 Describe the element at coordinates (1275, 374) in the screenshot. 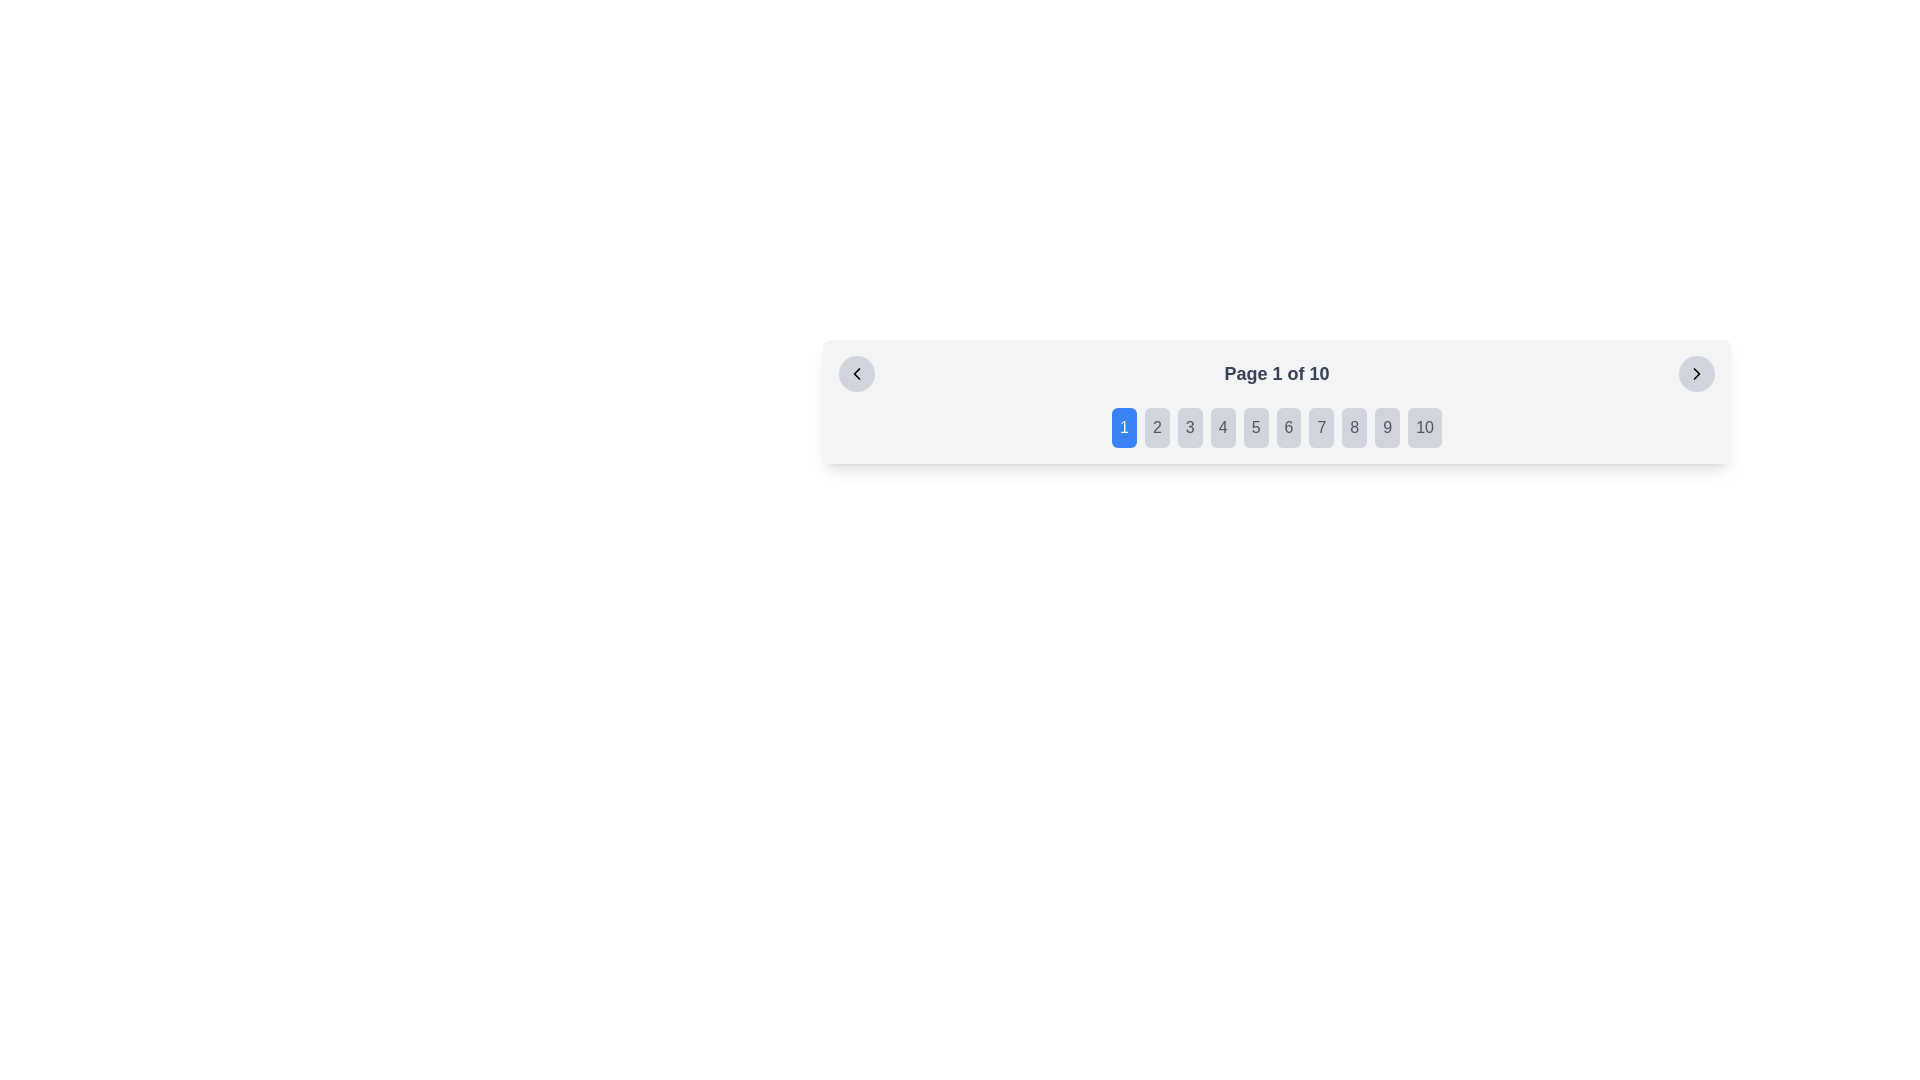

I see `the text label that provides information about the user's current page and the total number of pages available in a paginated interface, which is horizontally centered above a row of numbered page buttons` at that location.